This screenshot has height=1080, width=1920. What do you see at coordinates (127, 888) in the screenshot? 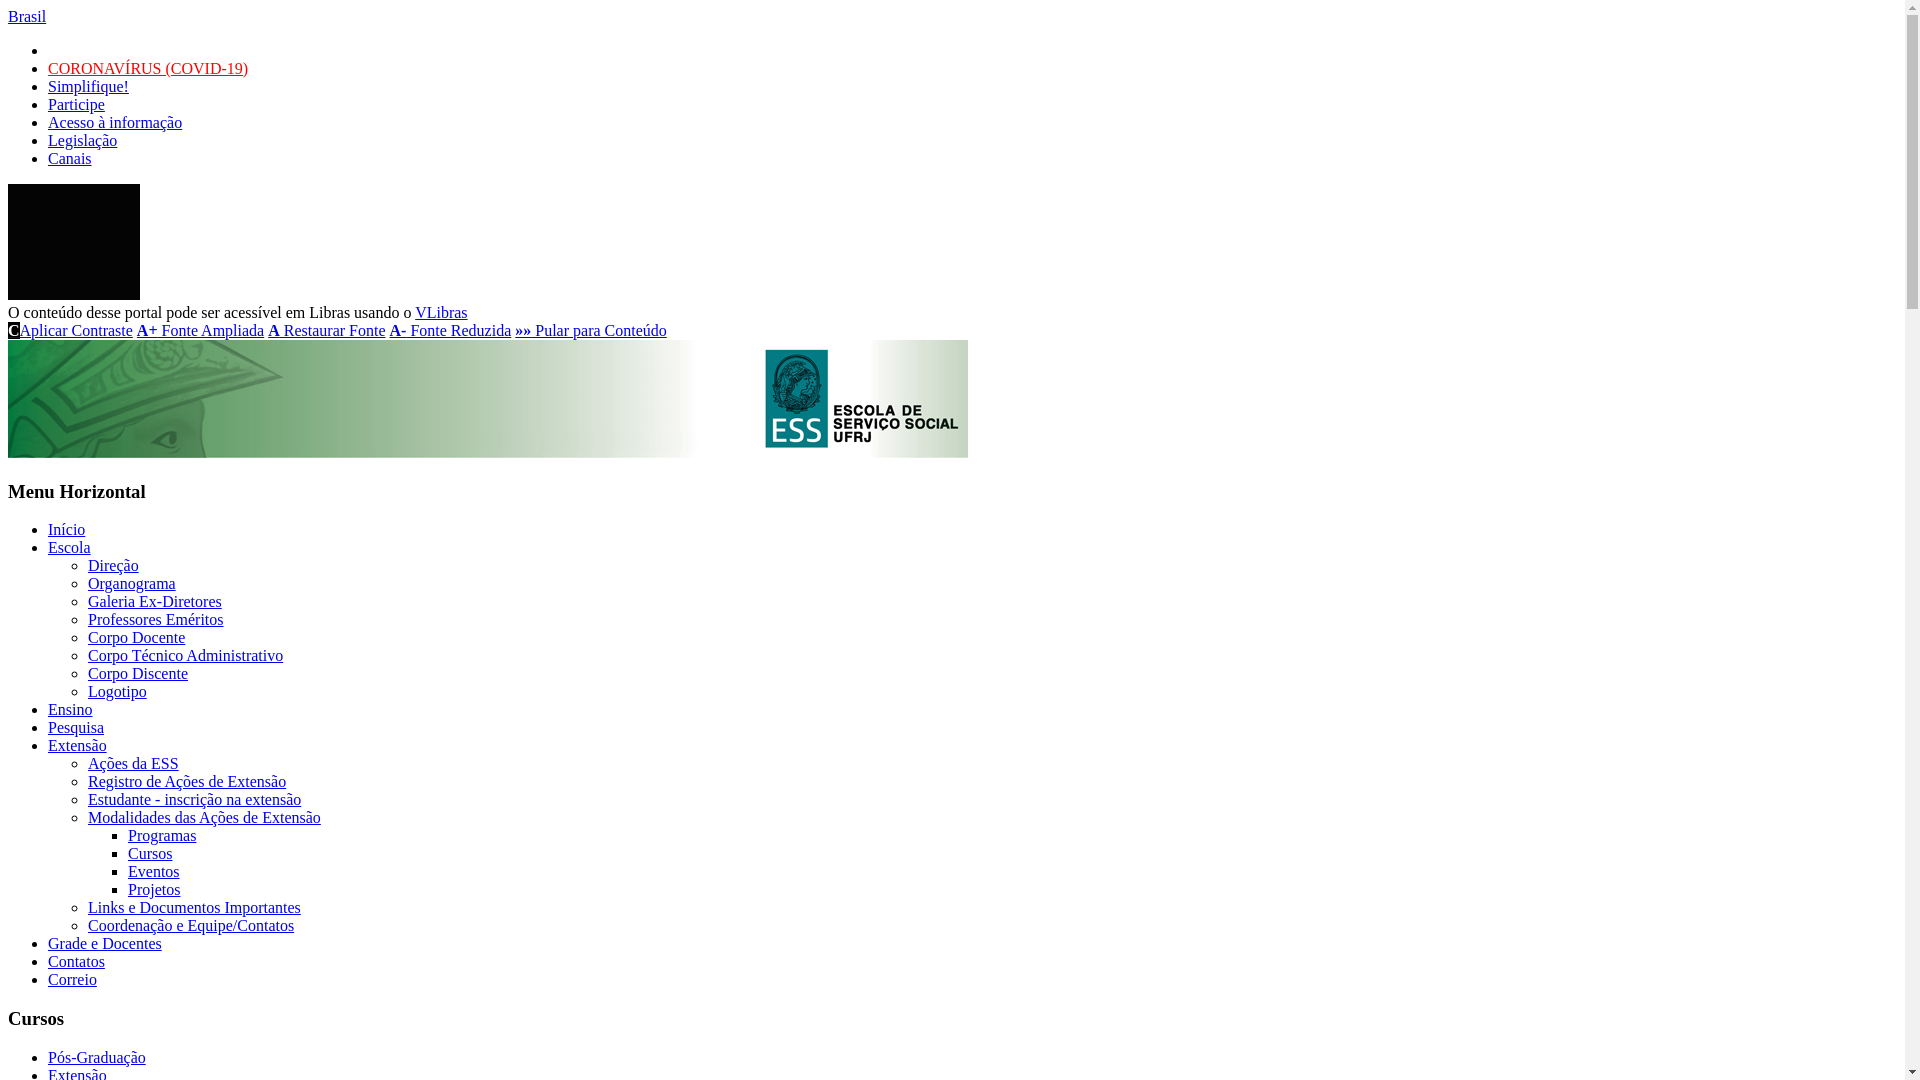
I see `'Projetos'` at bounding box center [127, 888].